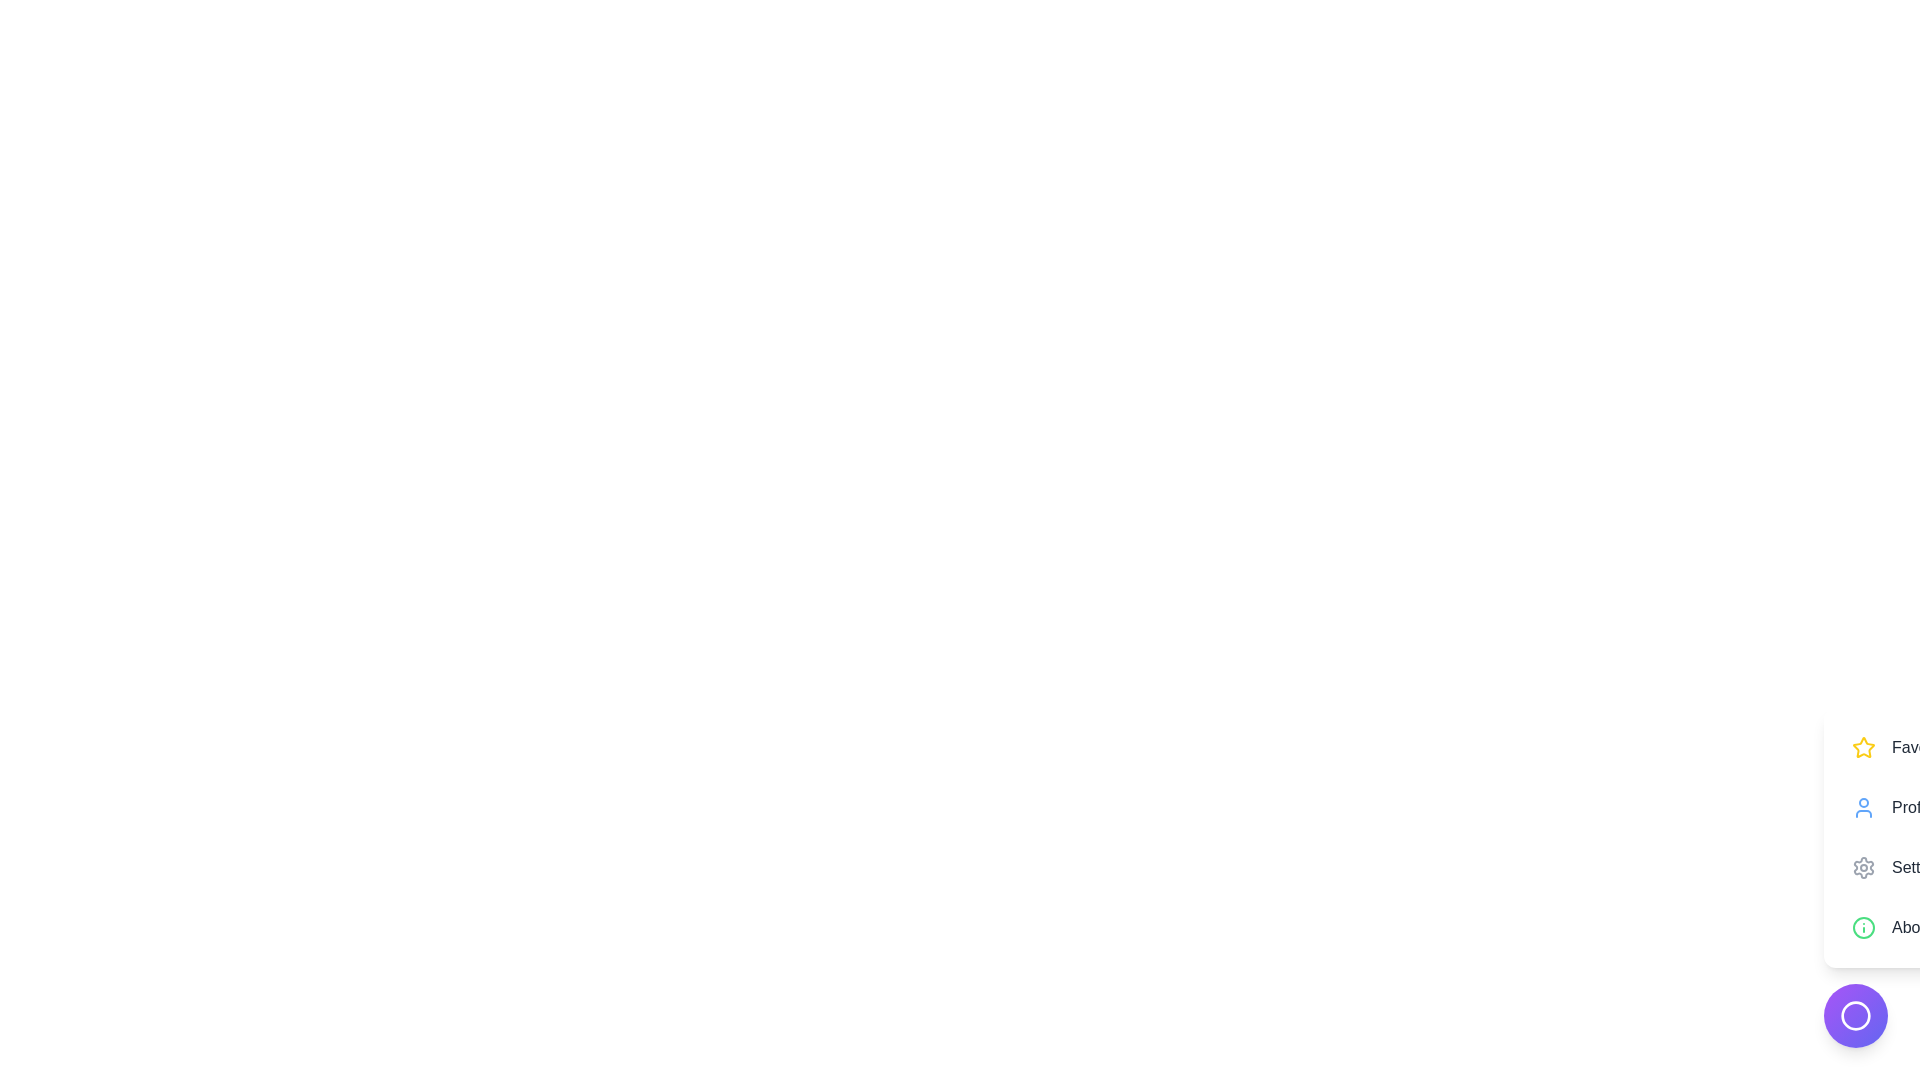 The height and width of the screenshot is (1080, 1920). I want to click on central button to toggle the speed dial menu, so click(1855, 1015).